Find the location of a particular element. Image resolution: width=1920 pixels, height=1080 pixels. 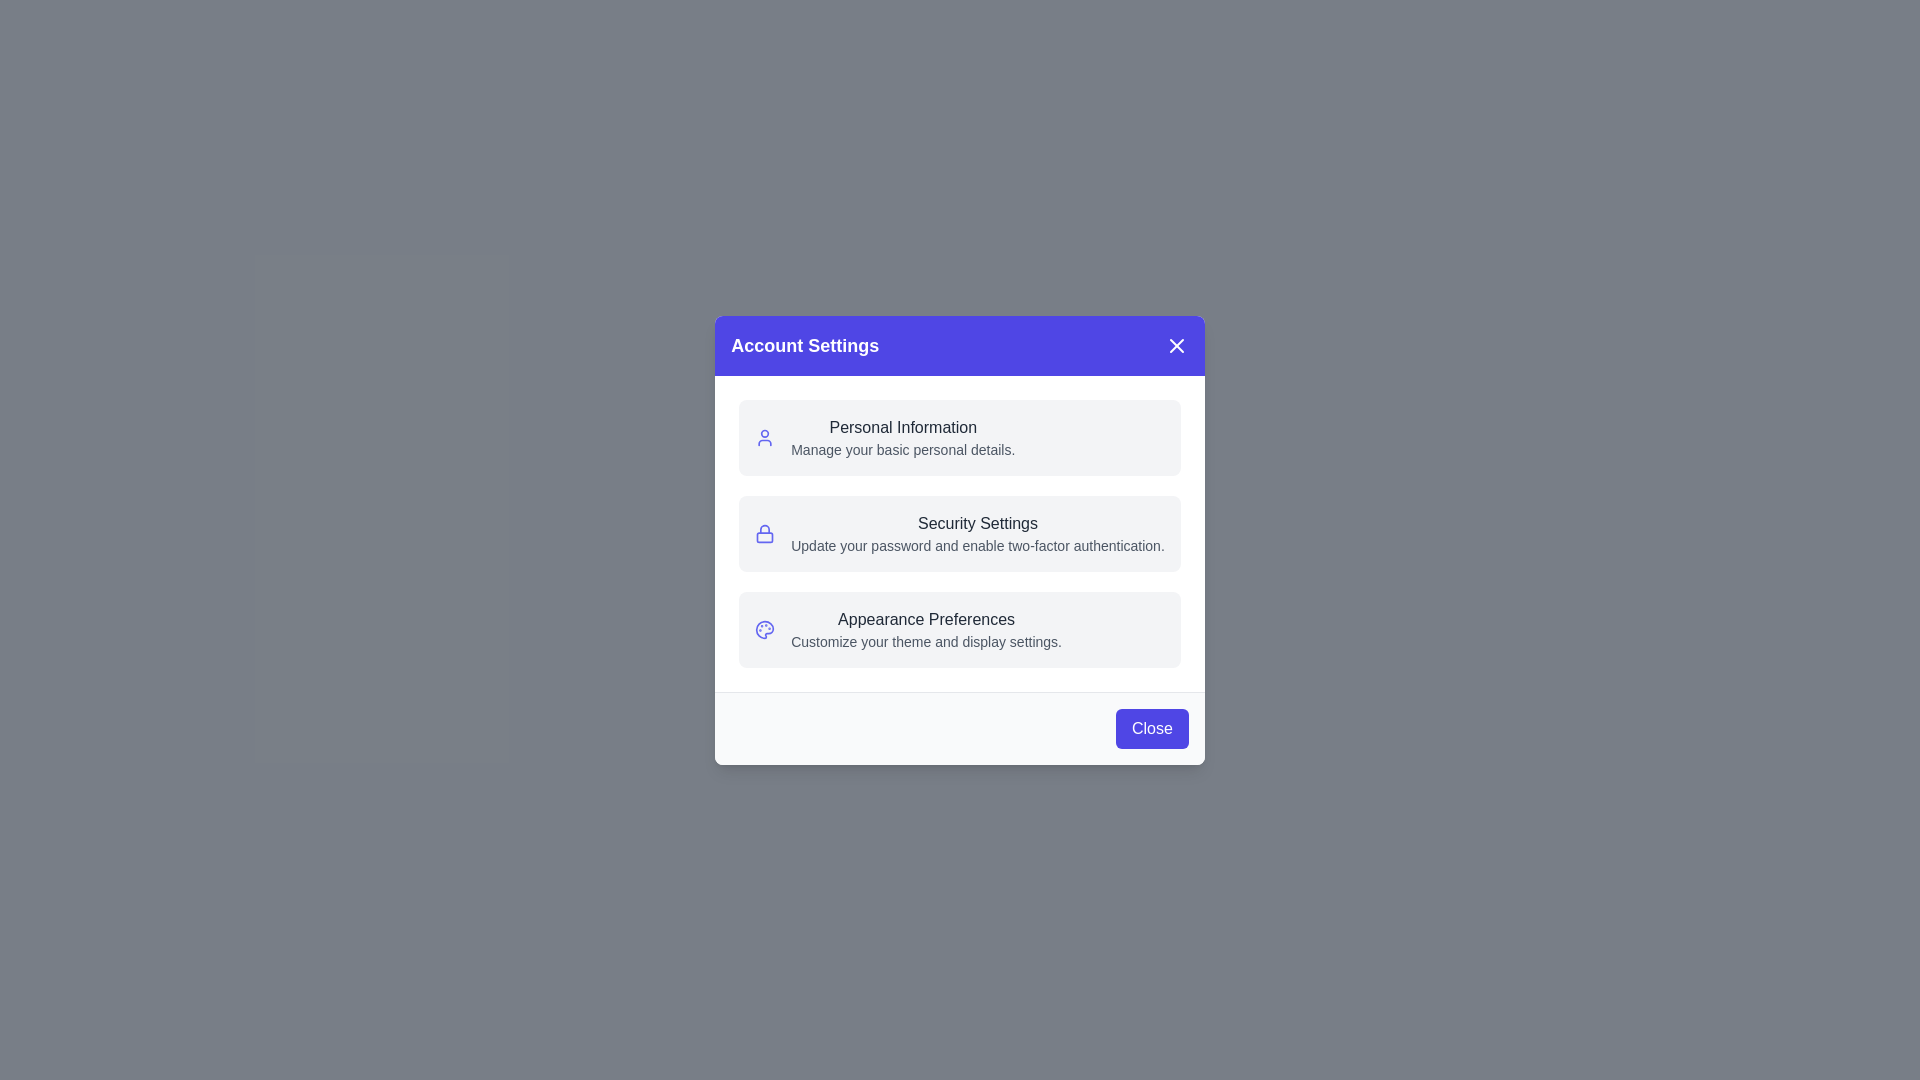

information displayed in the vertically arranged list of options within the rounded white box, located centrally in the modal window below the 'Account Settings' header is located at coordinates (960, 532).